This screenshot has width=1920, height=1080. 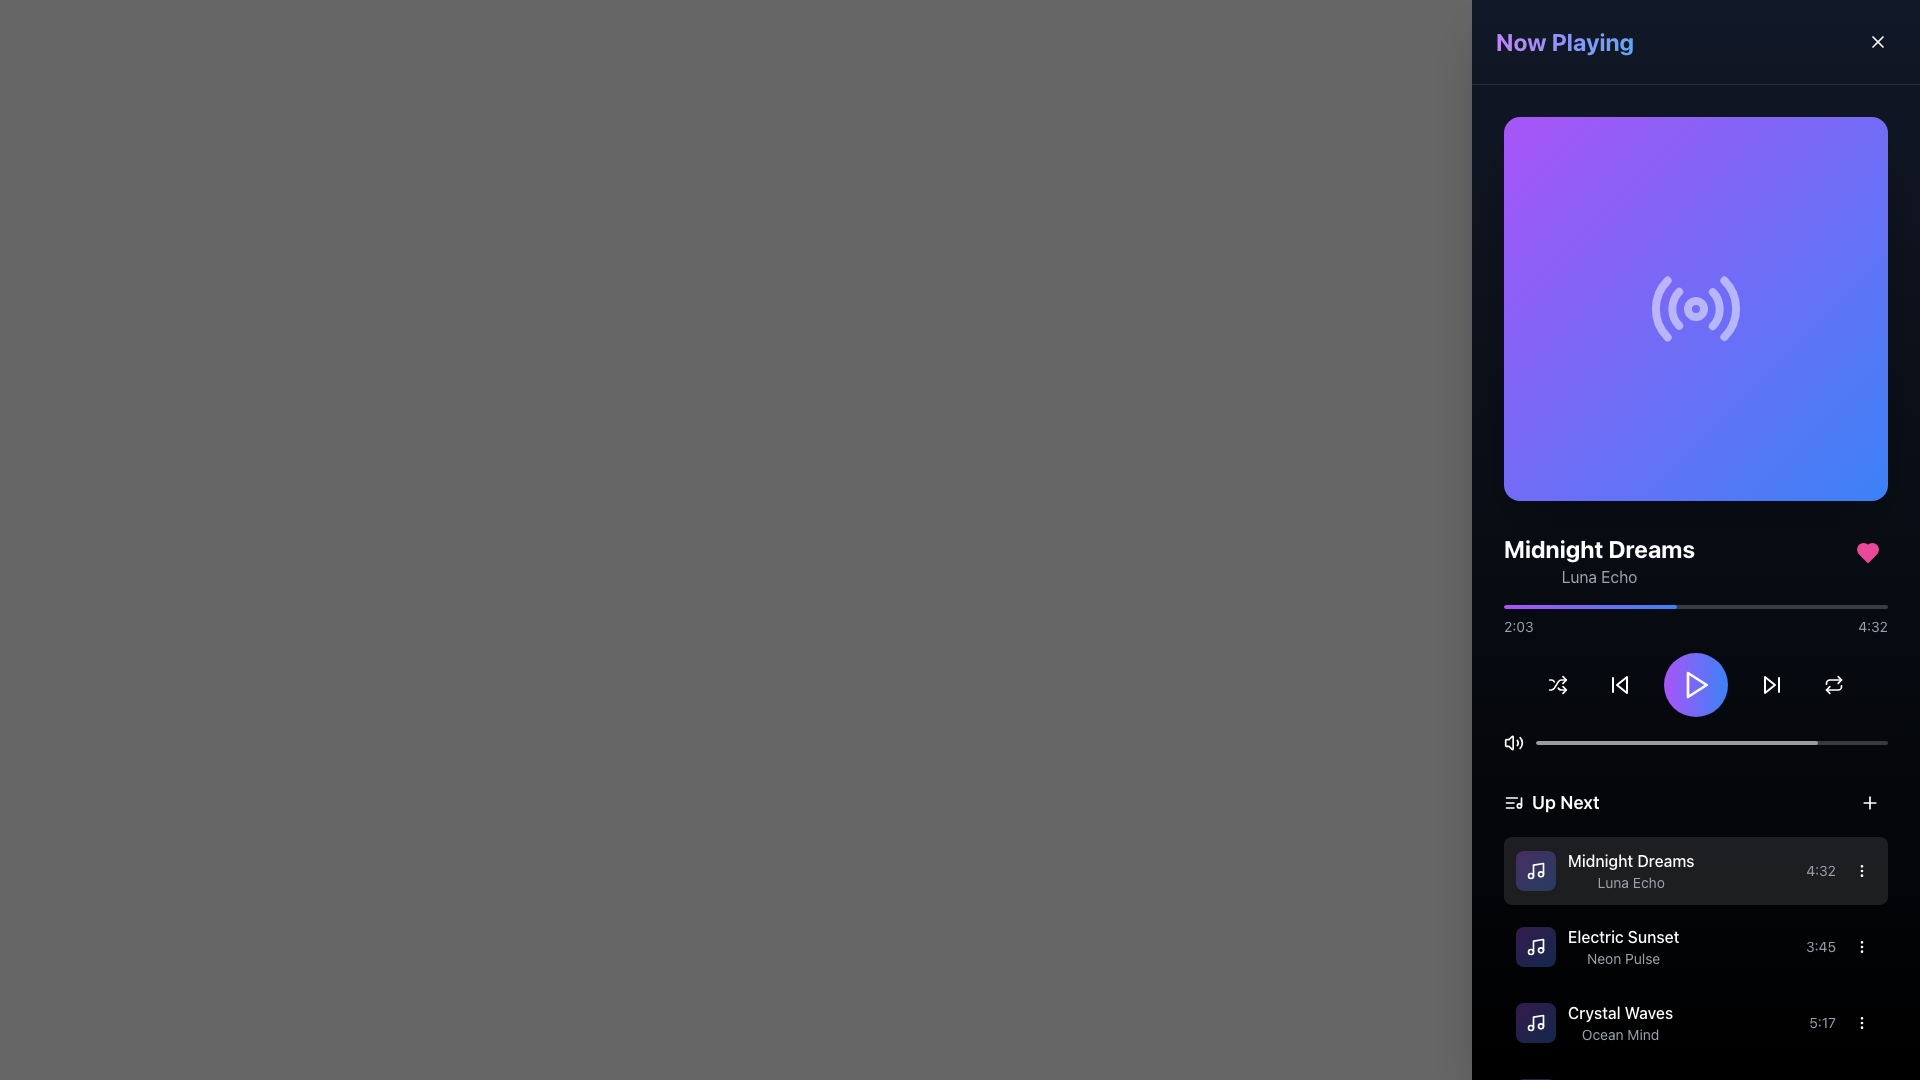 What do you see at coordinates (1623, 946) in the screenshot?
I see `the text display component for item titles and subtitles located` at bounding box center [1623, 946].